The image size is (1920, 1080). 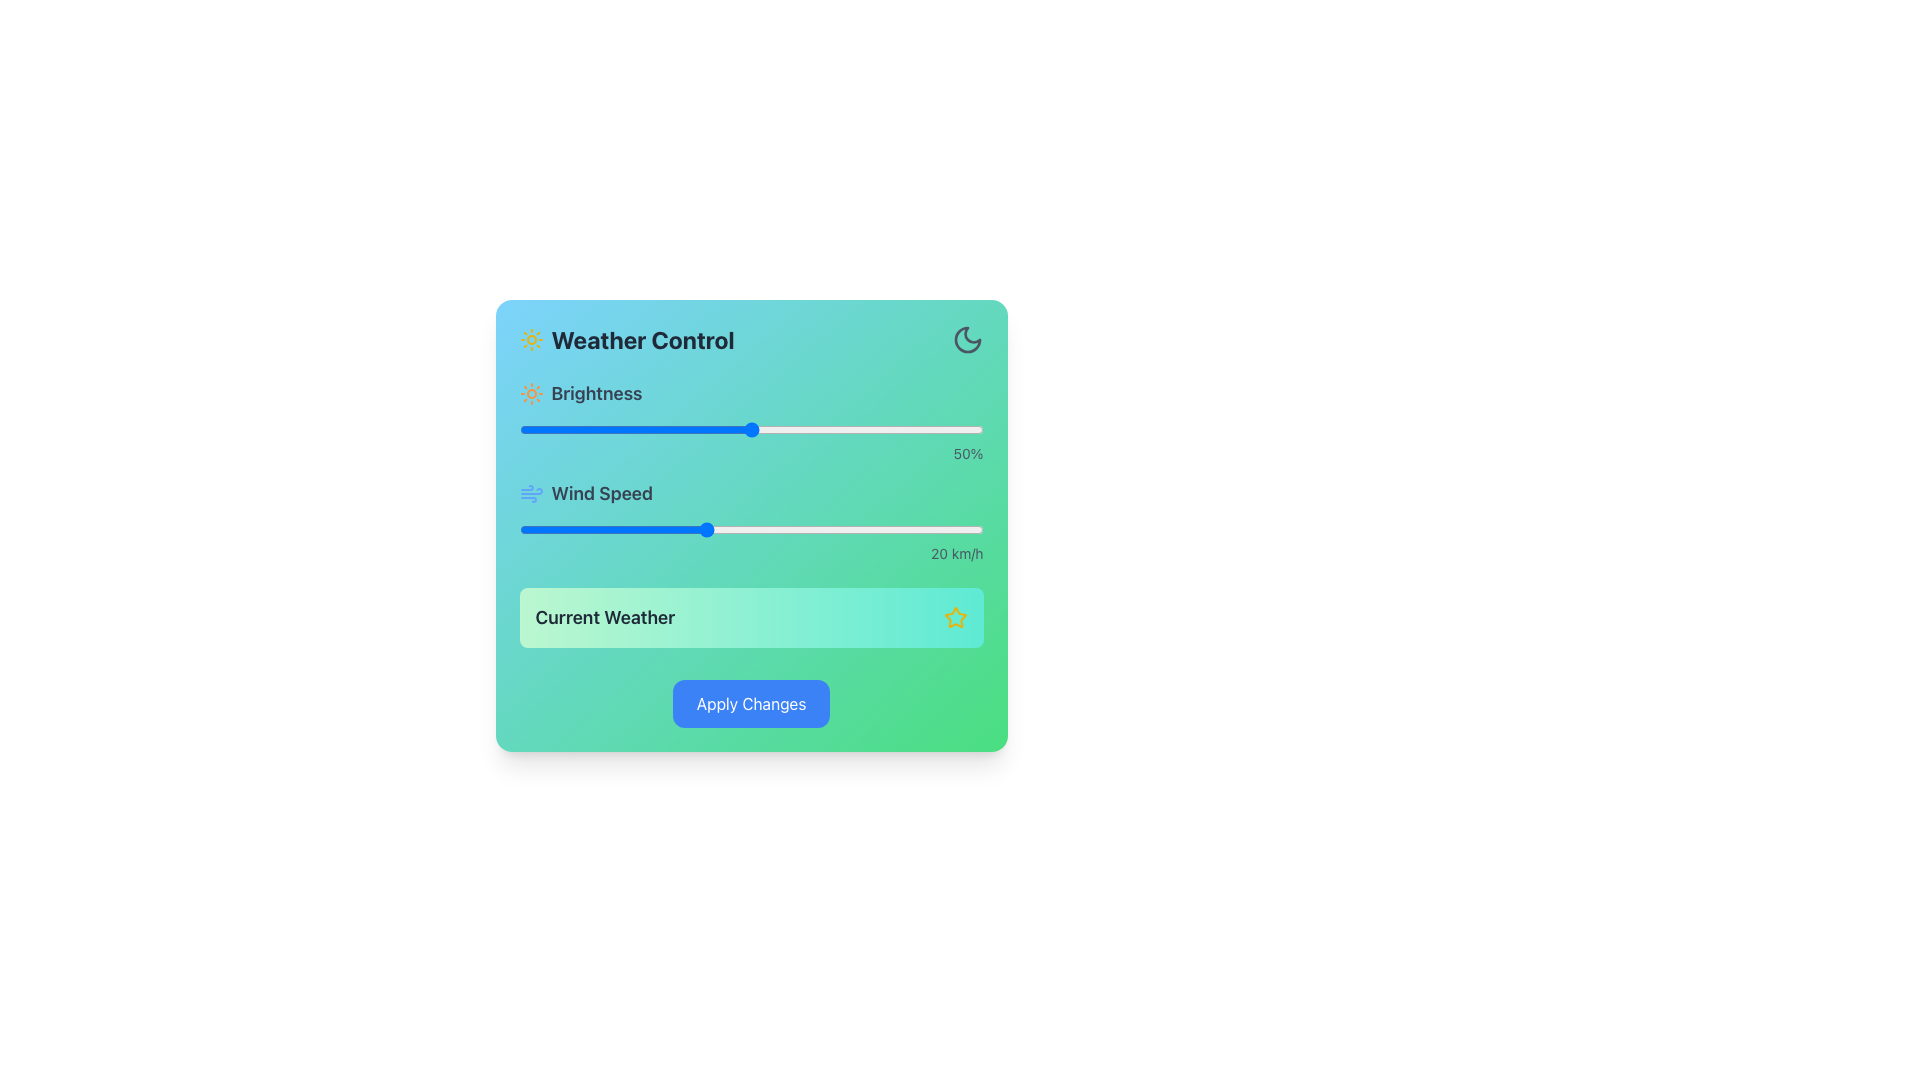 I want to click on the 'Wind Speed' icon in the weather control application, which is positioned to the left of the 'Wind Speed' label, so click(x=531, y=493).